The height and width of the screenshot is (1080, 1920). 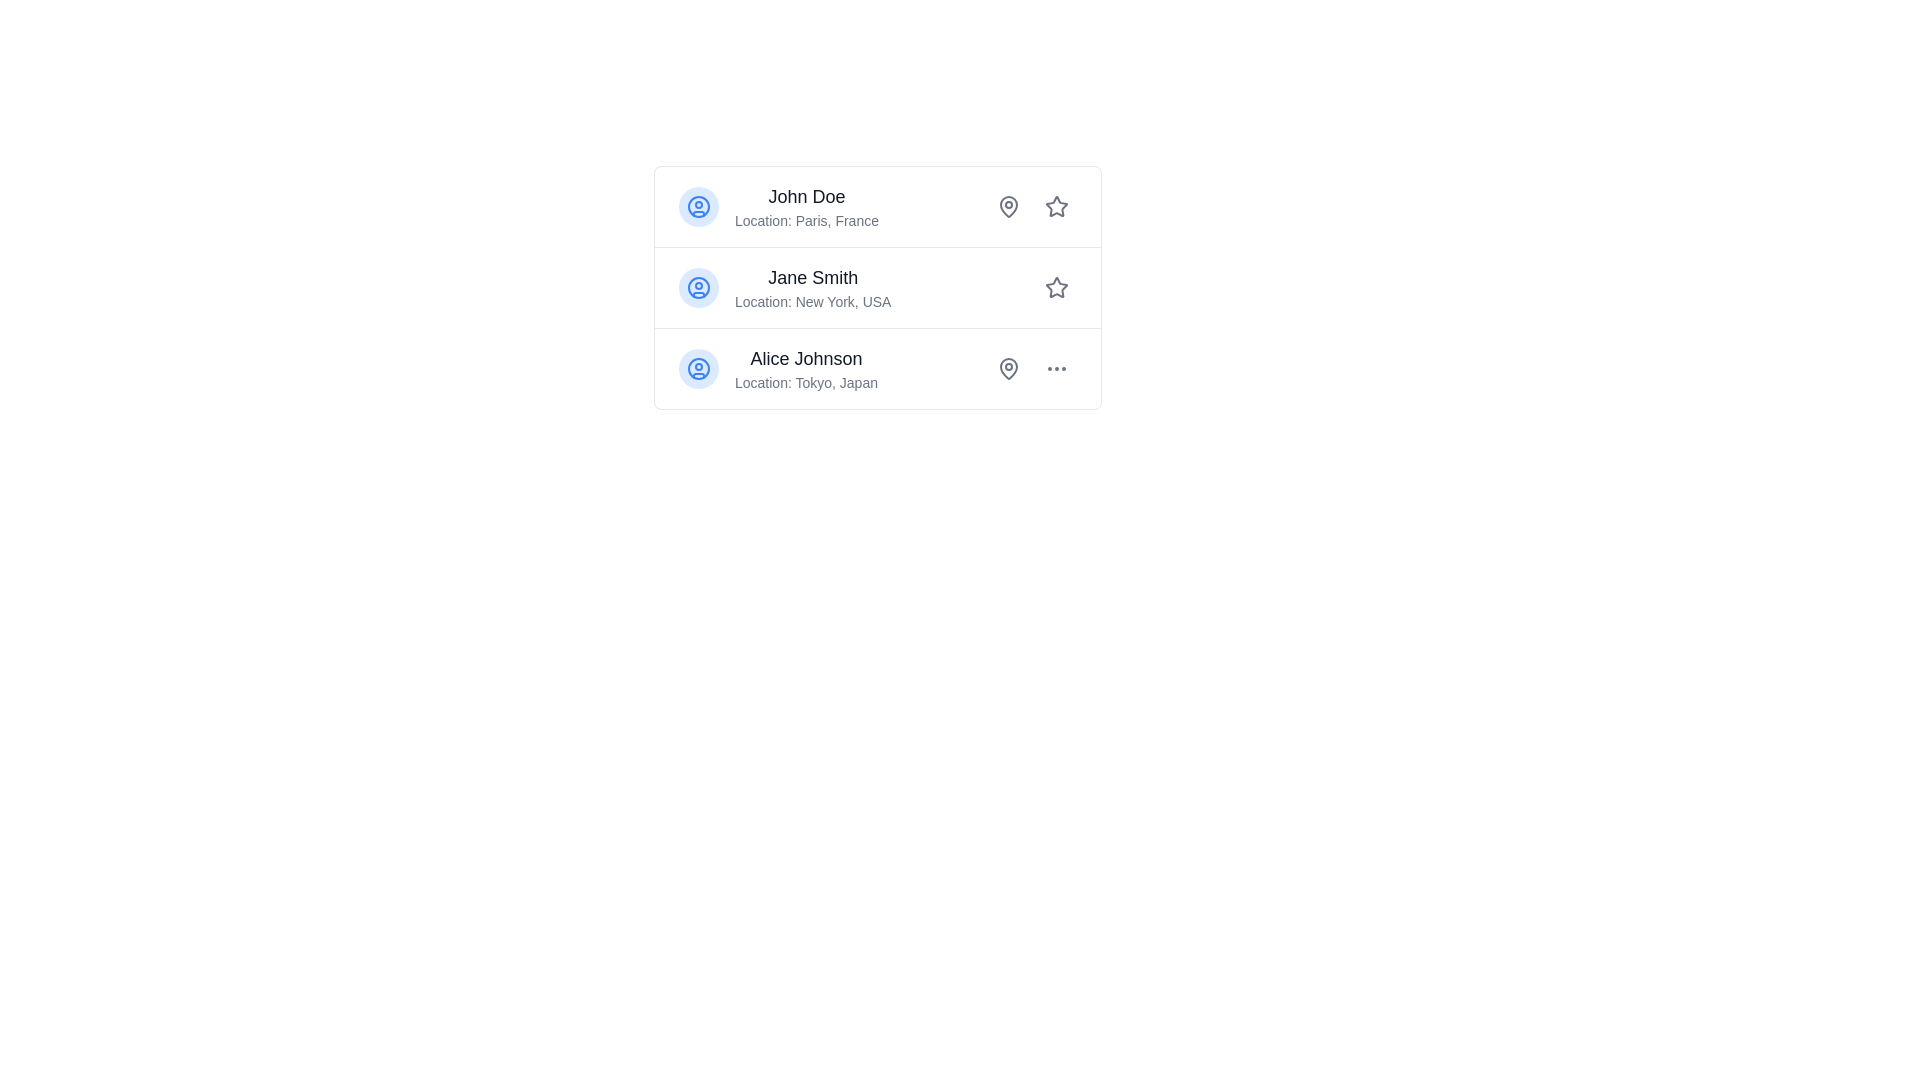 I want to click on the circular icon with a blue background and white outline to the left of 'Alice Johnson' in the vertical list, so click(x=699, y=369).